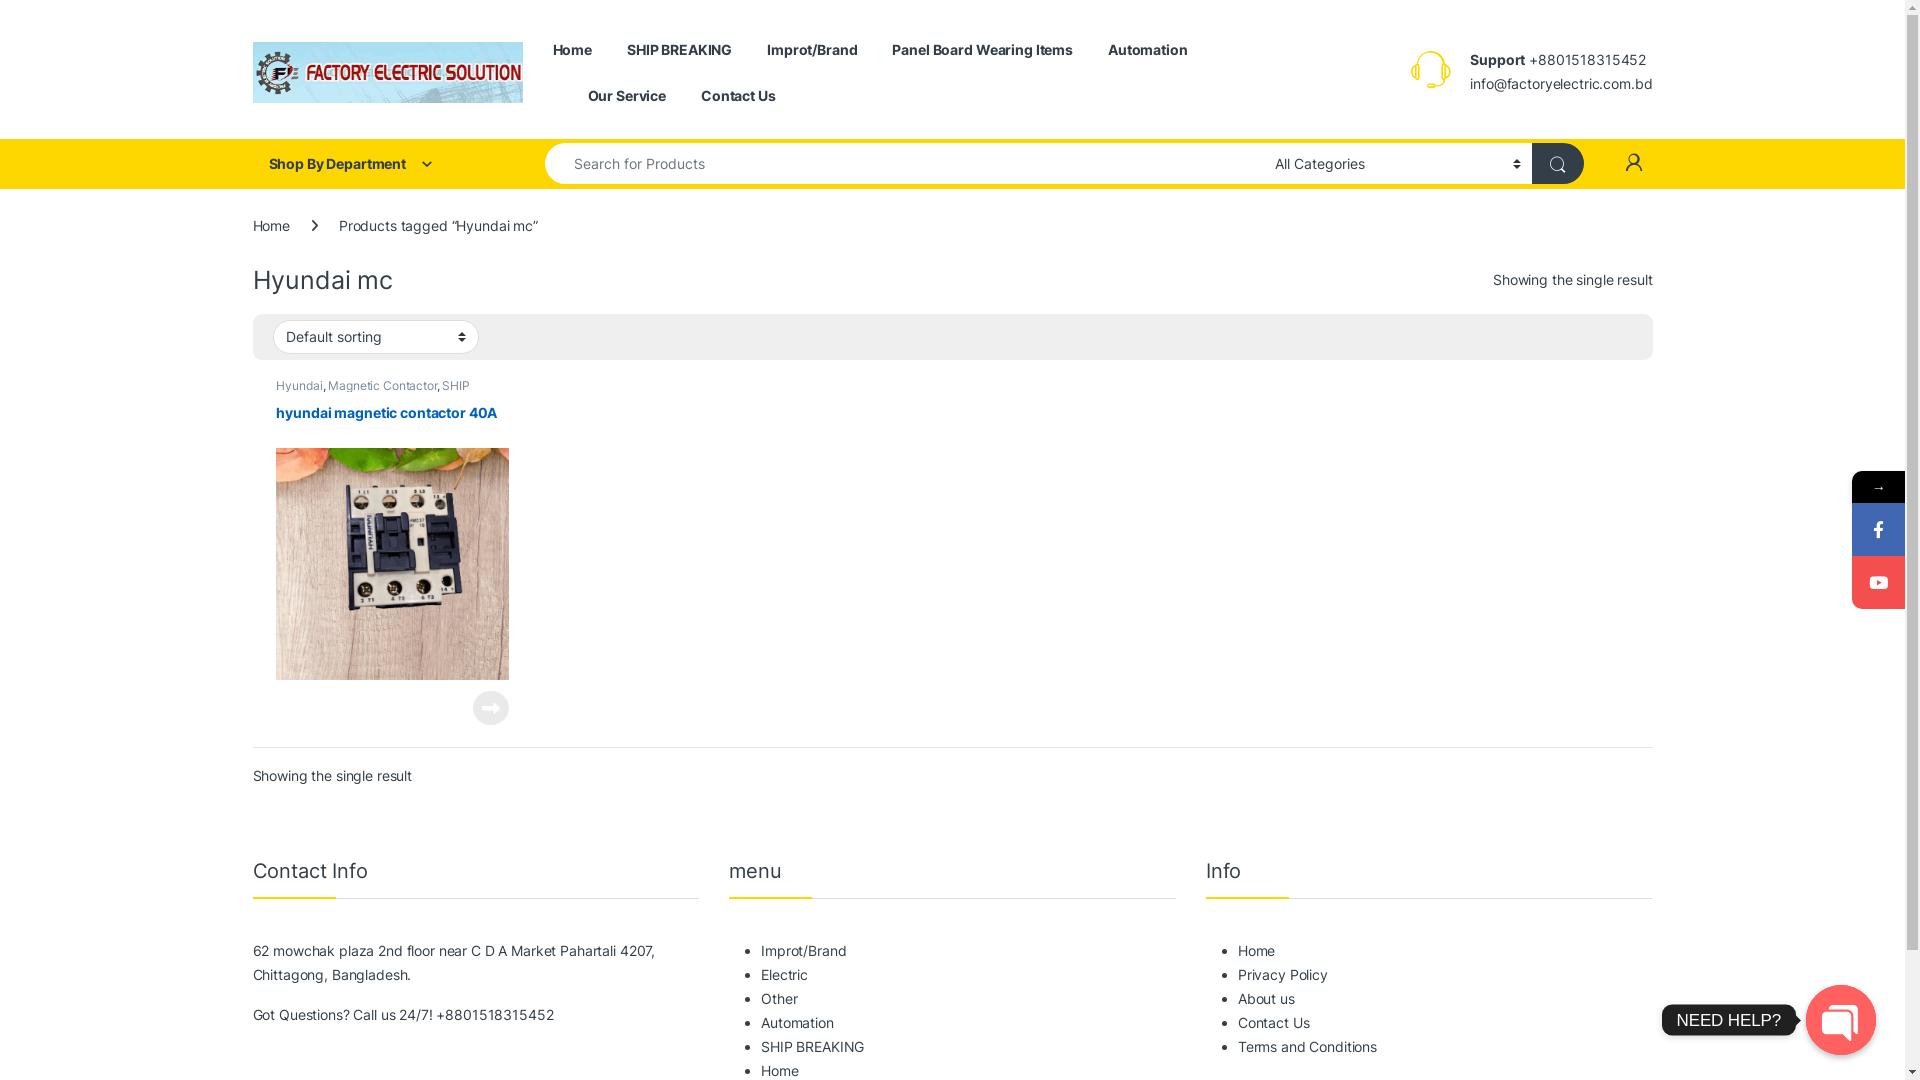  Describe the element at coordinates (1147, 49) in the screenshot. I see `'Automation'` at that location.